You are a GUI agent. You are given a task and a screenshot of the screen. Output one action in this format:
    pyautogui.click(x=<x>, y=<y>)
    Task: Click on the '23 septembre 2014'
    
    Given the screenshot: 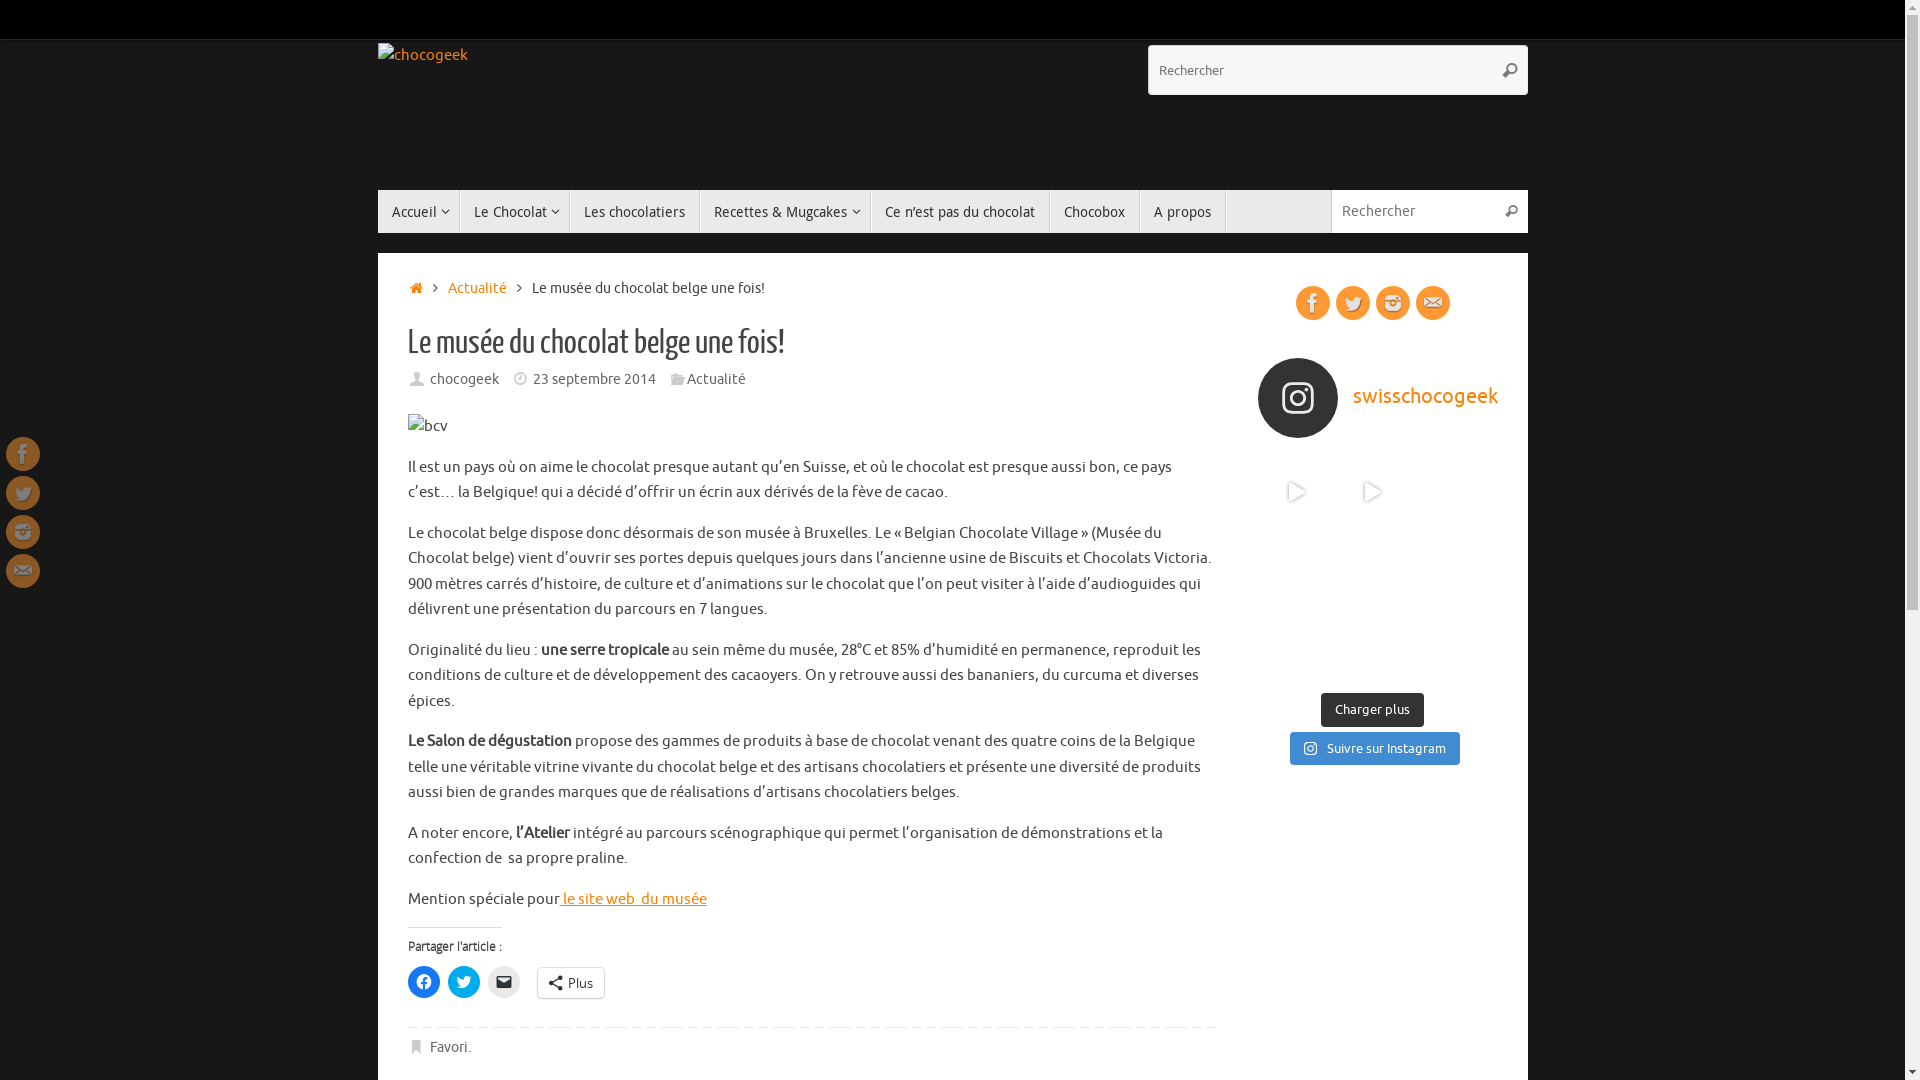 What is the action you would take?
    pyautogui.click(x=593, y=378)
    